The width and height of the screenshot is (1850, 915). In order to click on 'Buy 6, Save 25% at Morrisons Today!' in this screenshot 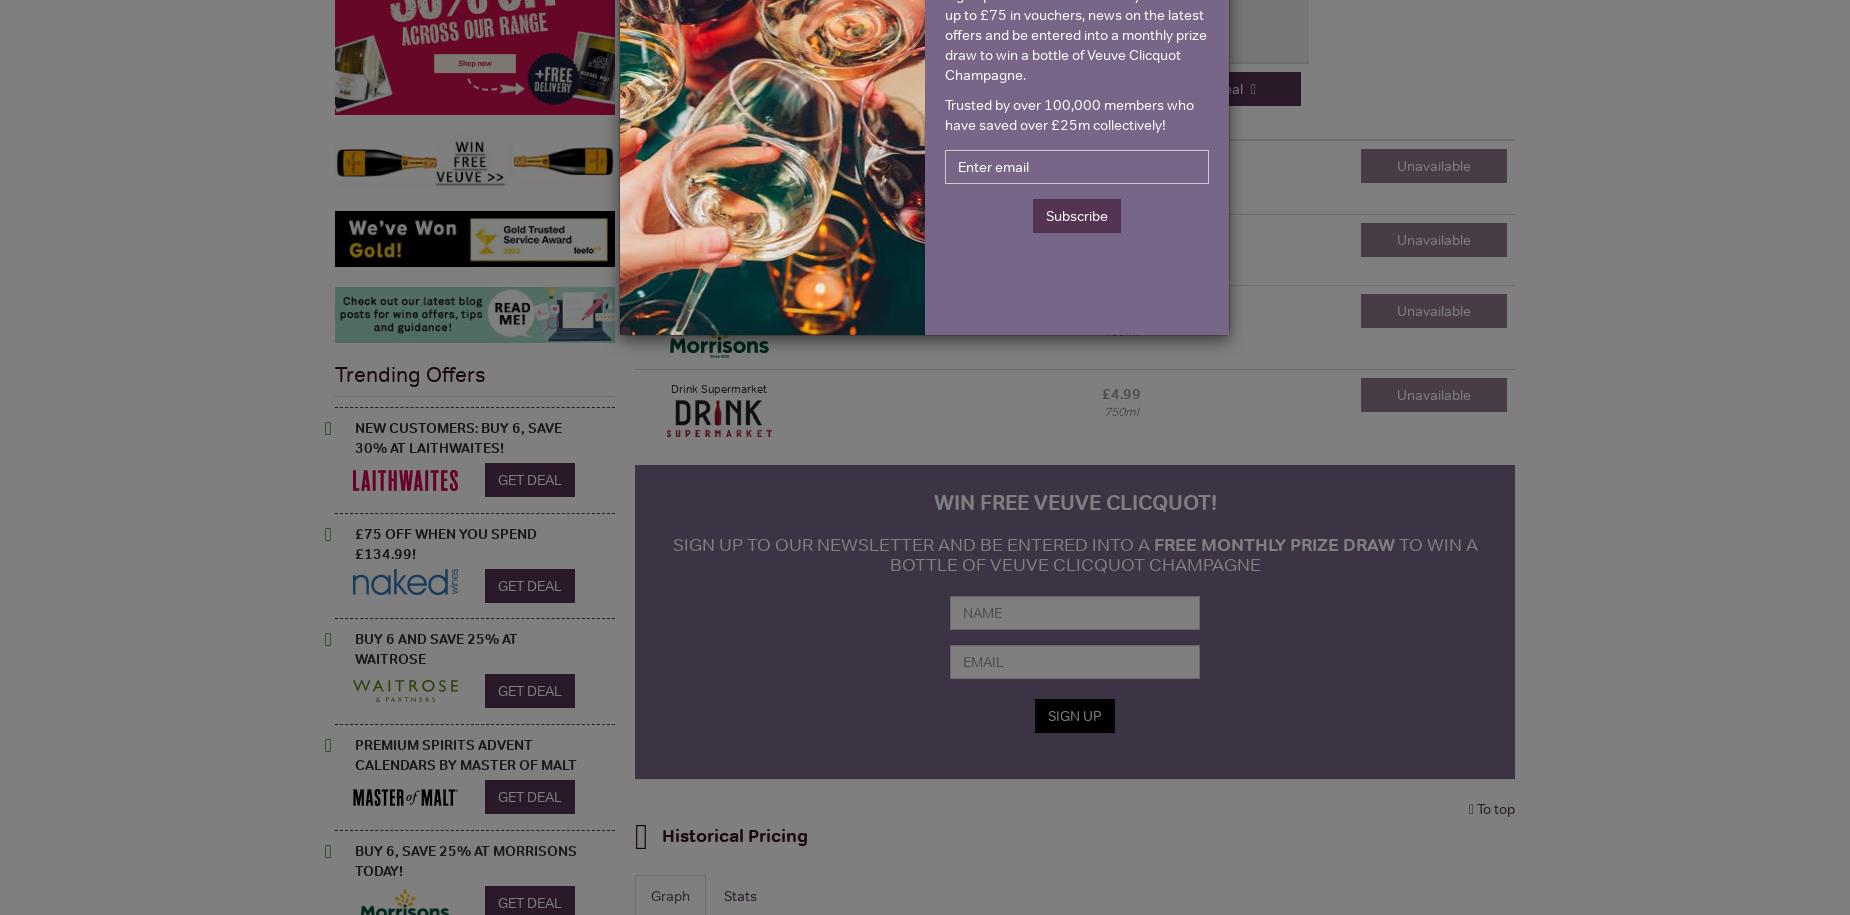, I will do `click(466, 860)`.